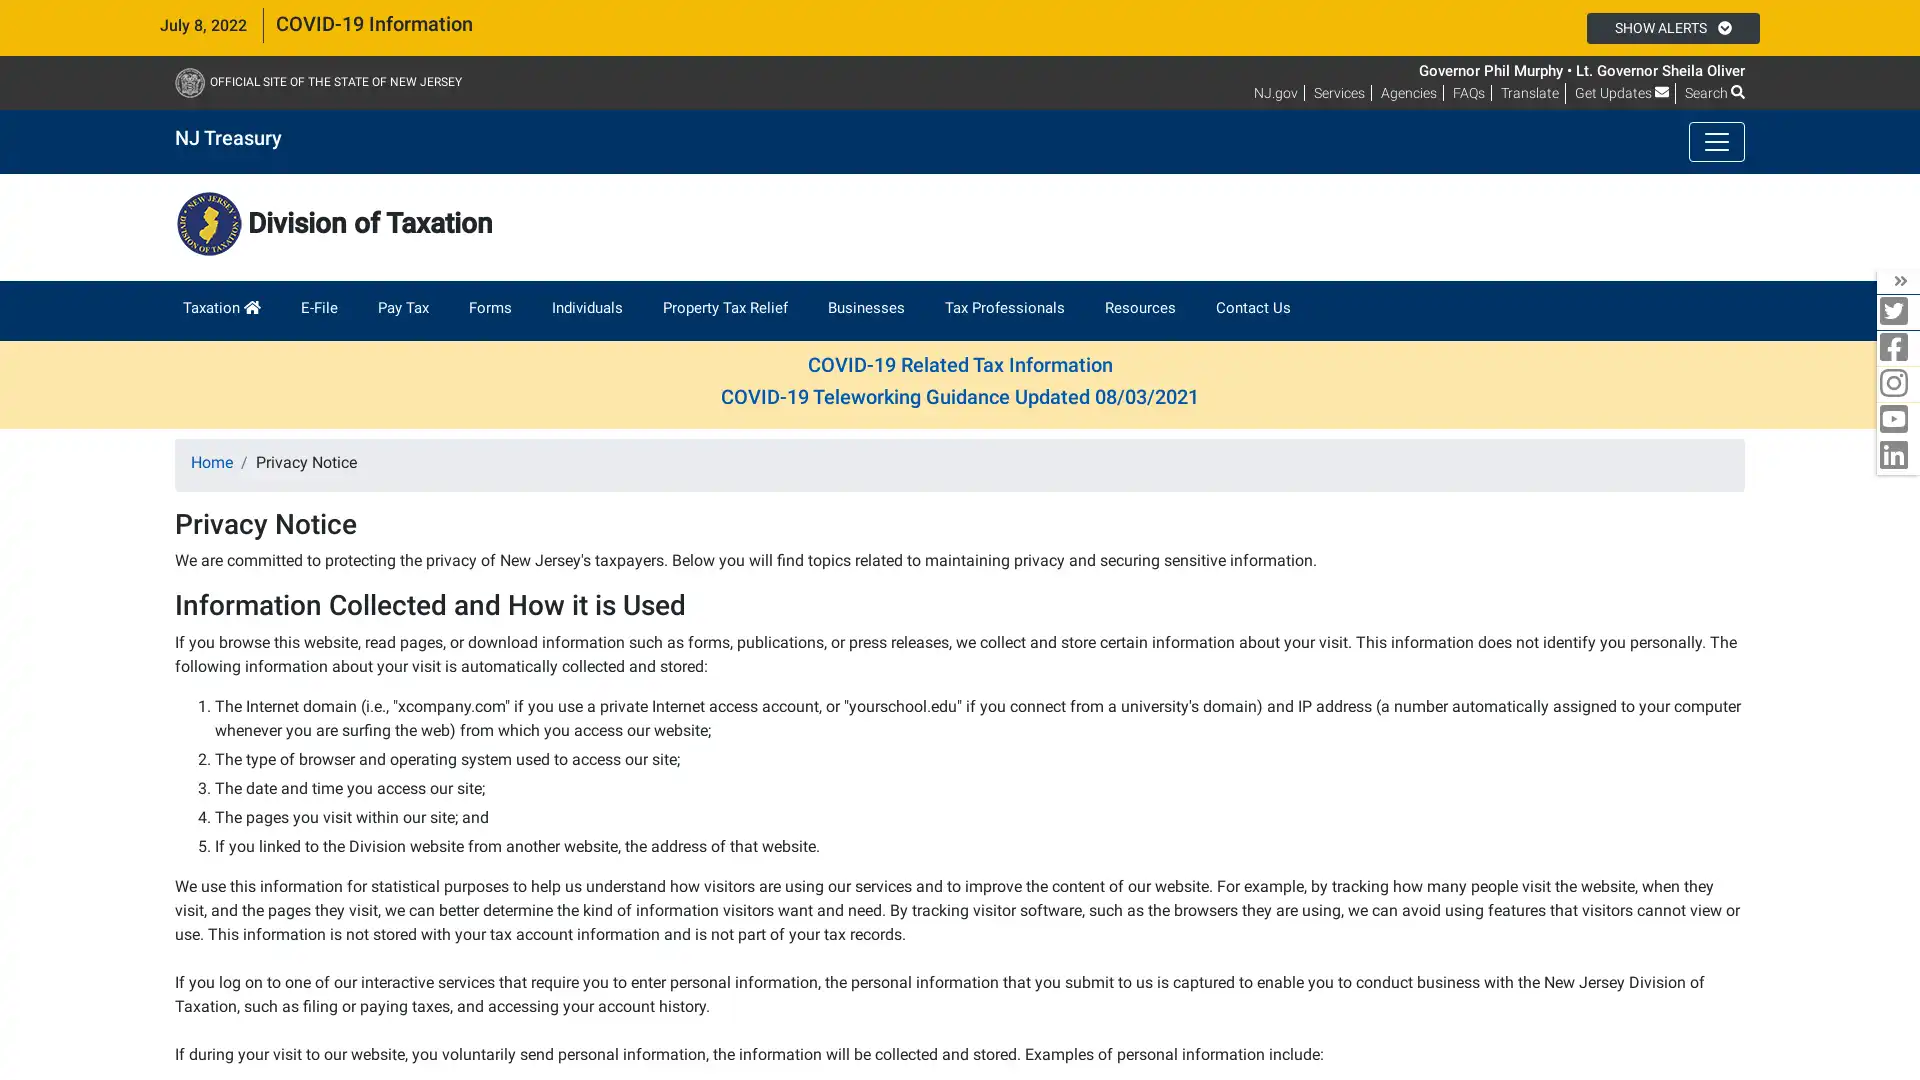 The image size is (1920, 1080). What do you see at coordinates (1713, 92) in the screenshot?
I see `Search` at bounding box center [1713, 92].